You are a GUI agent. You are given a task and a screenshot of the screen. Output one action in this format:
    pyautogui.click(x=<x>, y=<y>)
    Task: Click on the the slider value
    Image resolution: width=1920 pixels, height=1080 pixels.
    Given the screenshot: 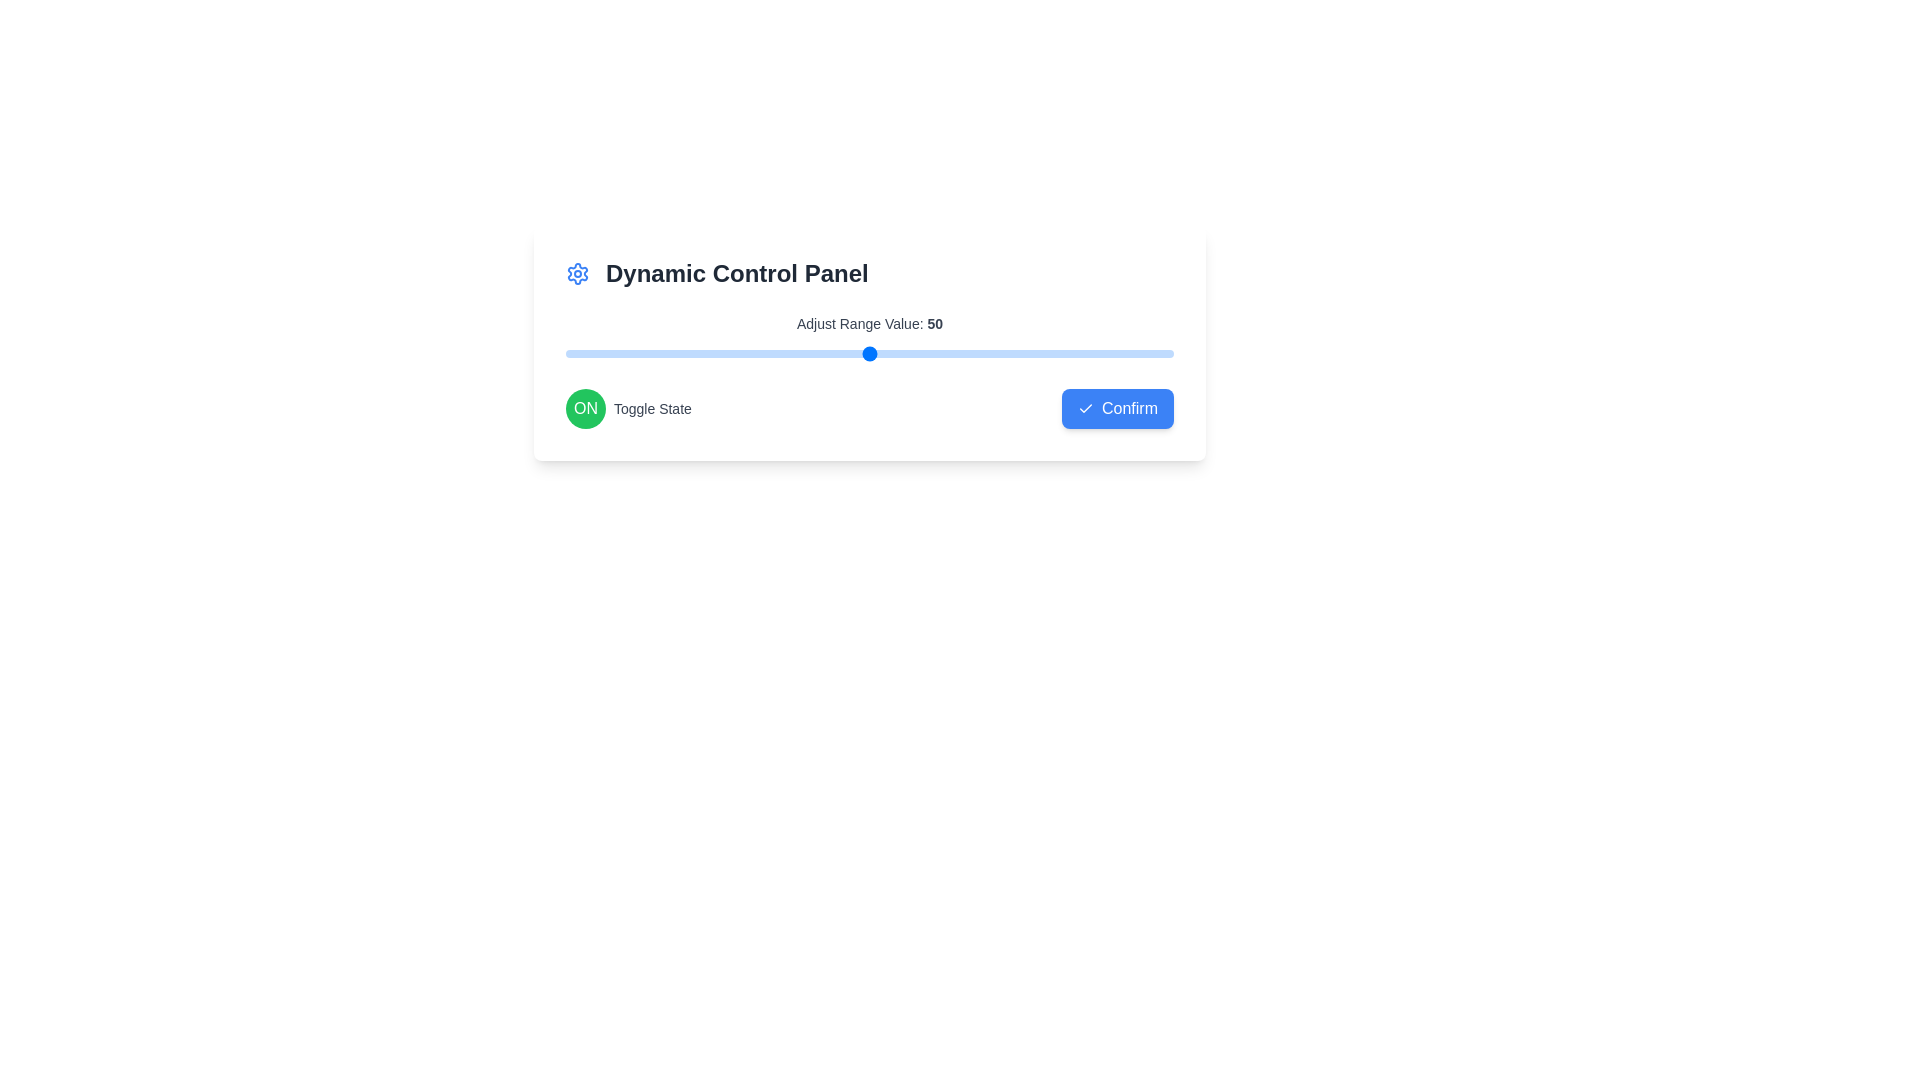 What is the action you would take?
    pyautogui.click(x=845, y=353)
    